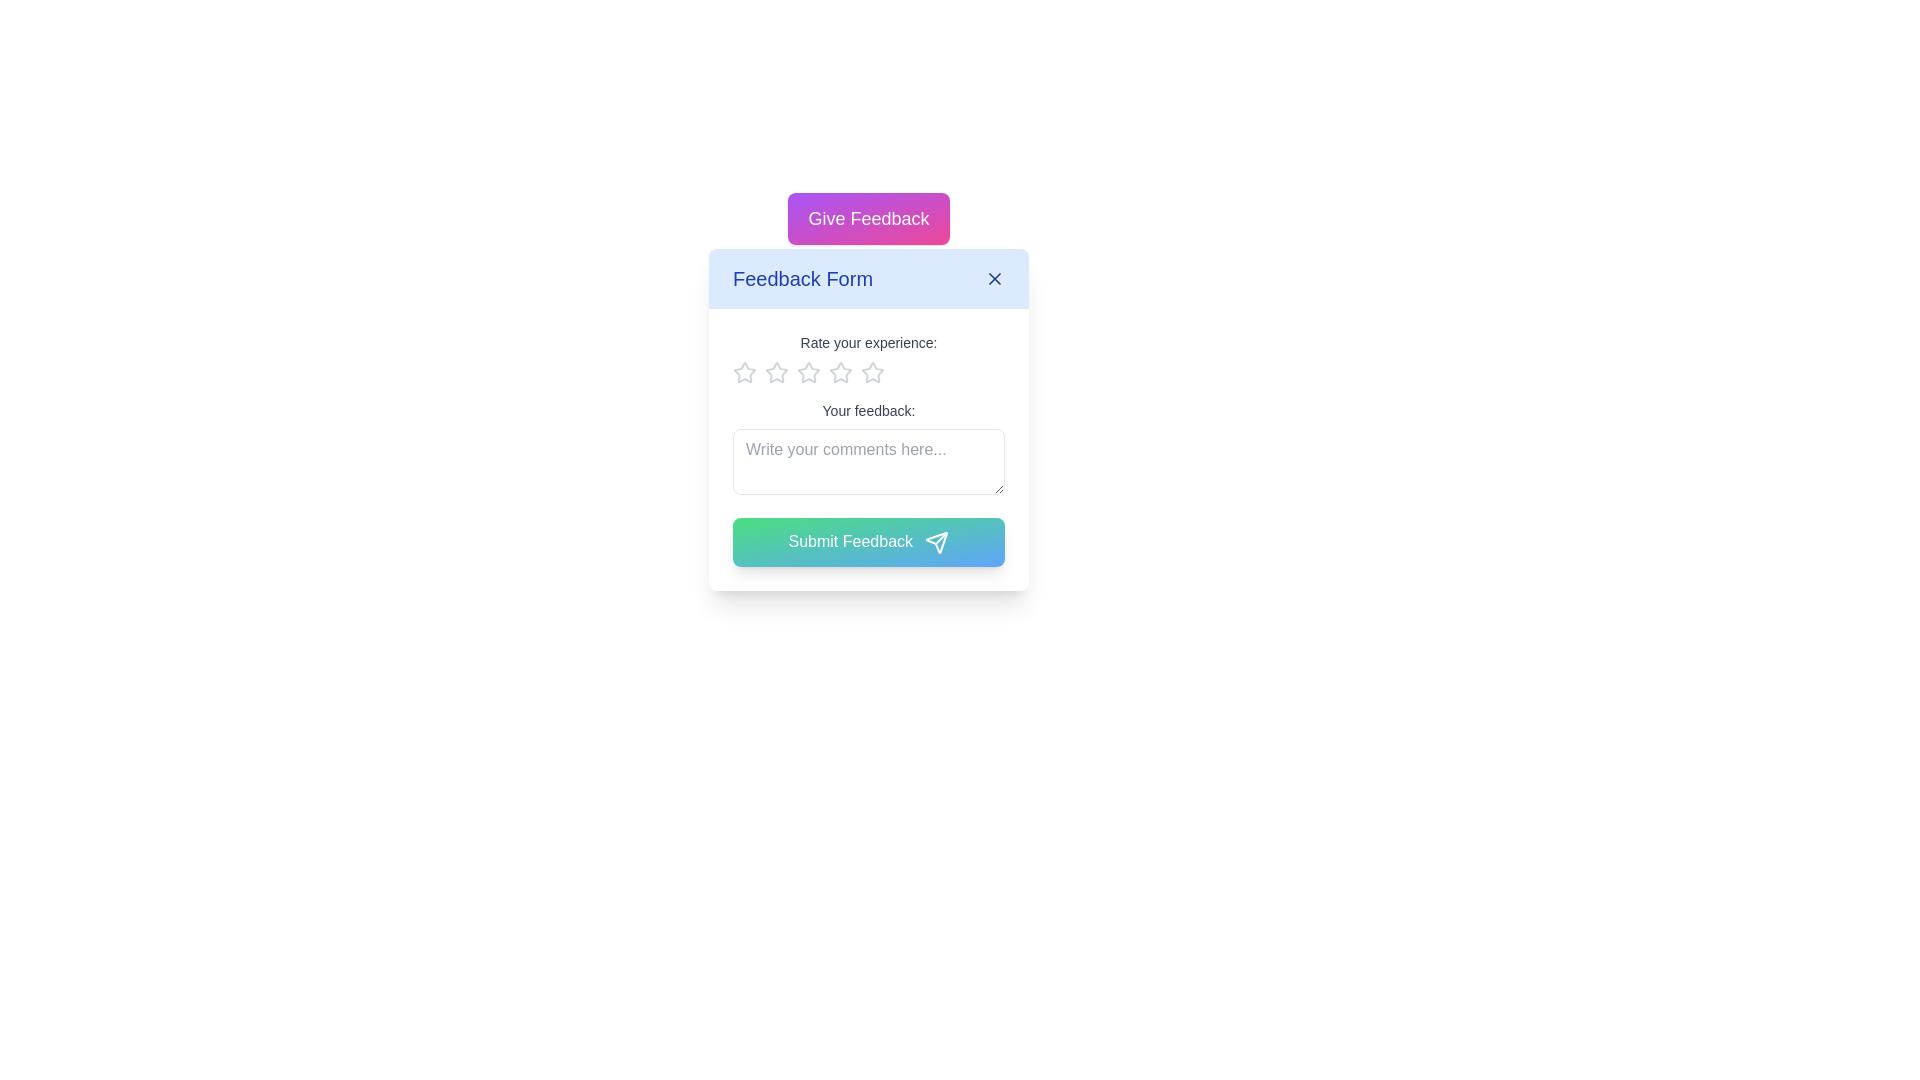  Describe the element at coordinates (868, 462) in the screenshot. I see `the text input field for feedback comments, located below 'Your feedback:' and above the 'Submit Feedback' button` at that location.